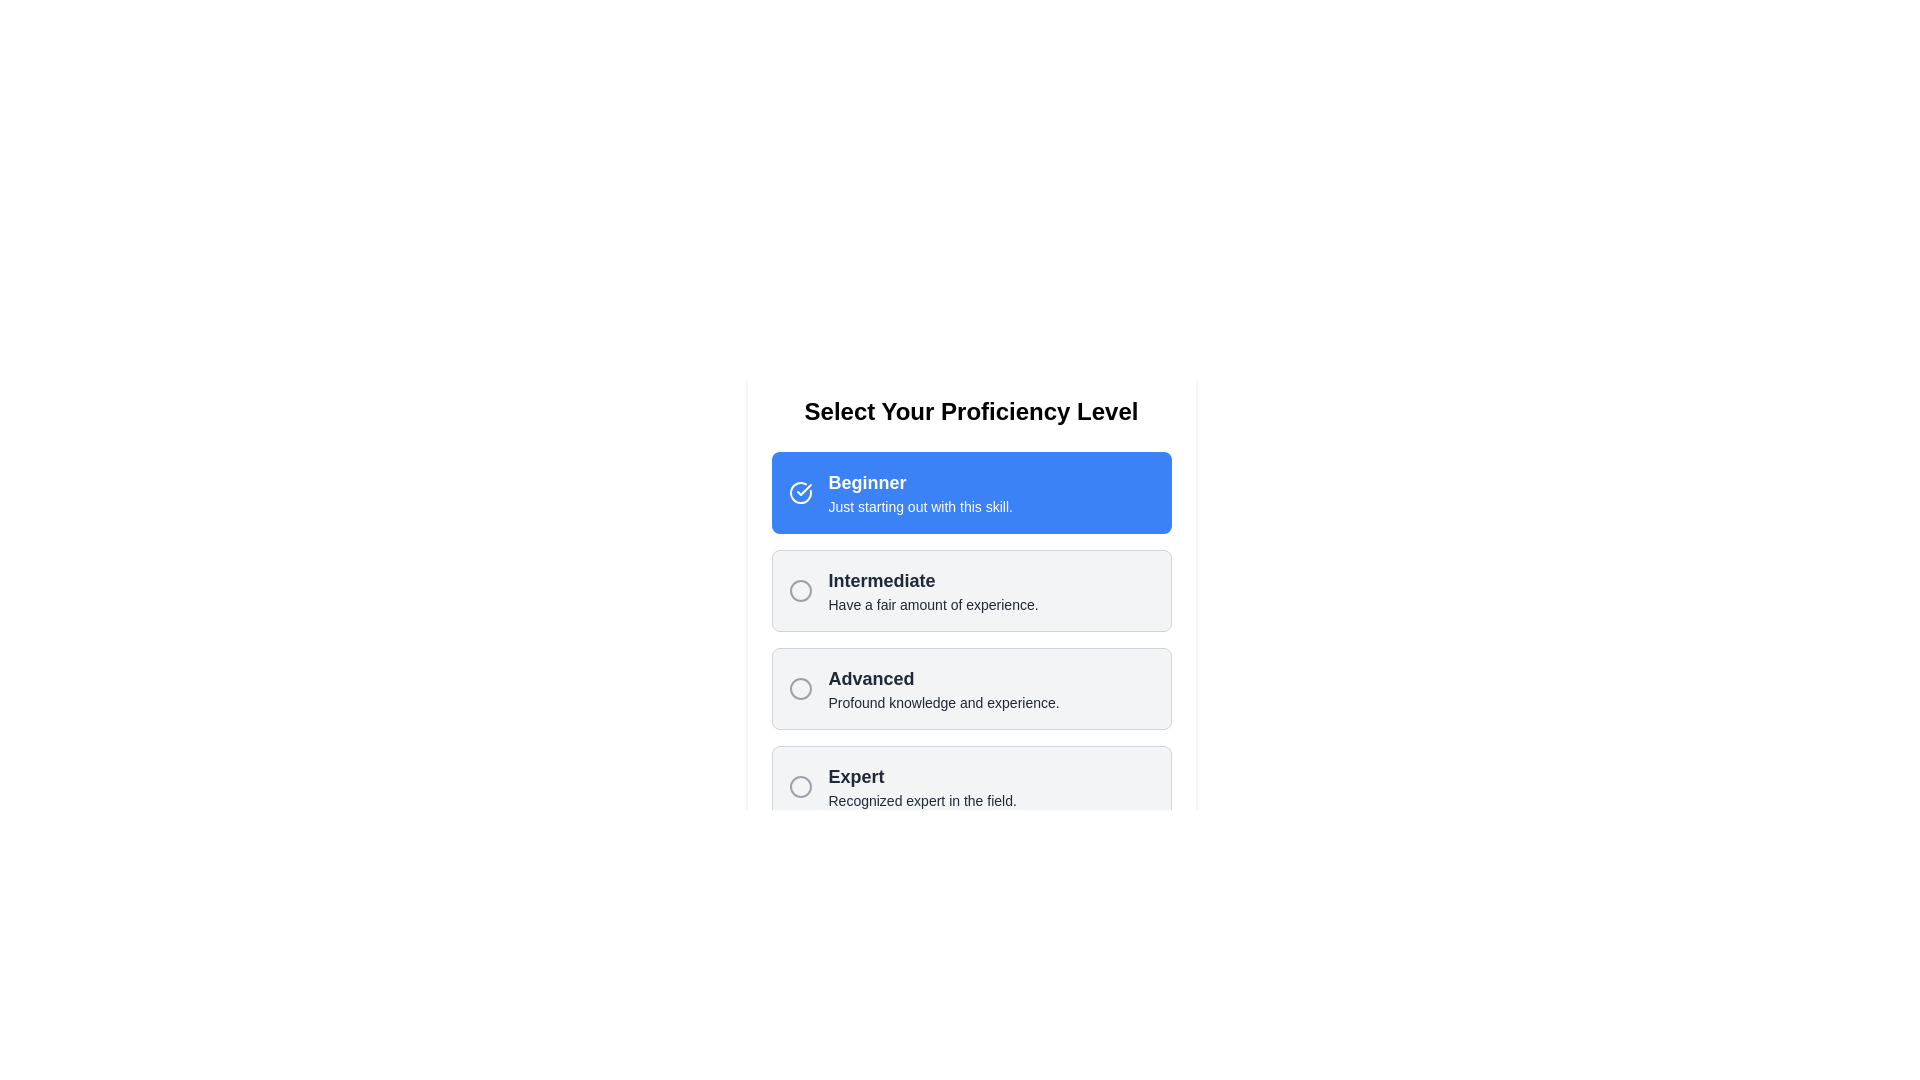 The height and width of the screenshot is (1080, 1920). I want to click on the selectable list item labeled 'Advanced', so click(971, 688).